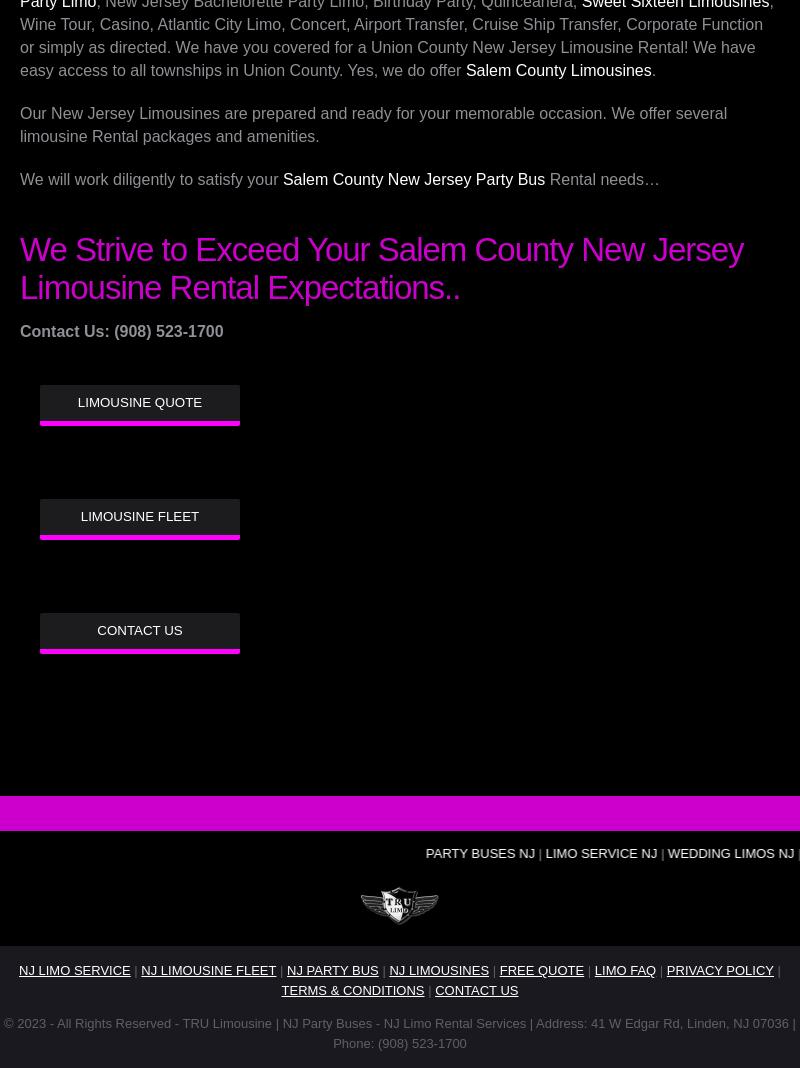 The width and height of the screenshot is (800, 1068). Describe the element at coordinates (74, 970) in the screenshot. I see `'NJ LIMO SERVICE'` at that location.